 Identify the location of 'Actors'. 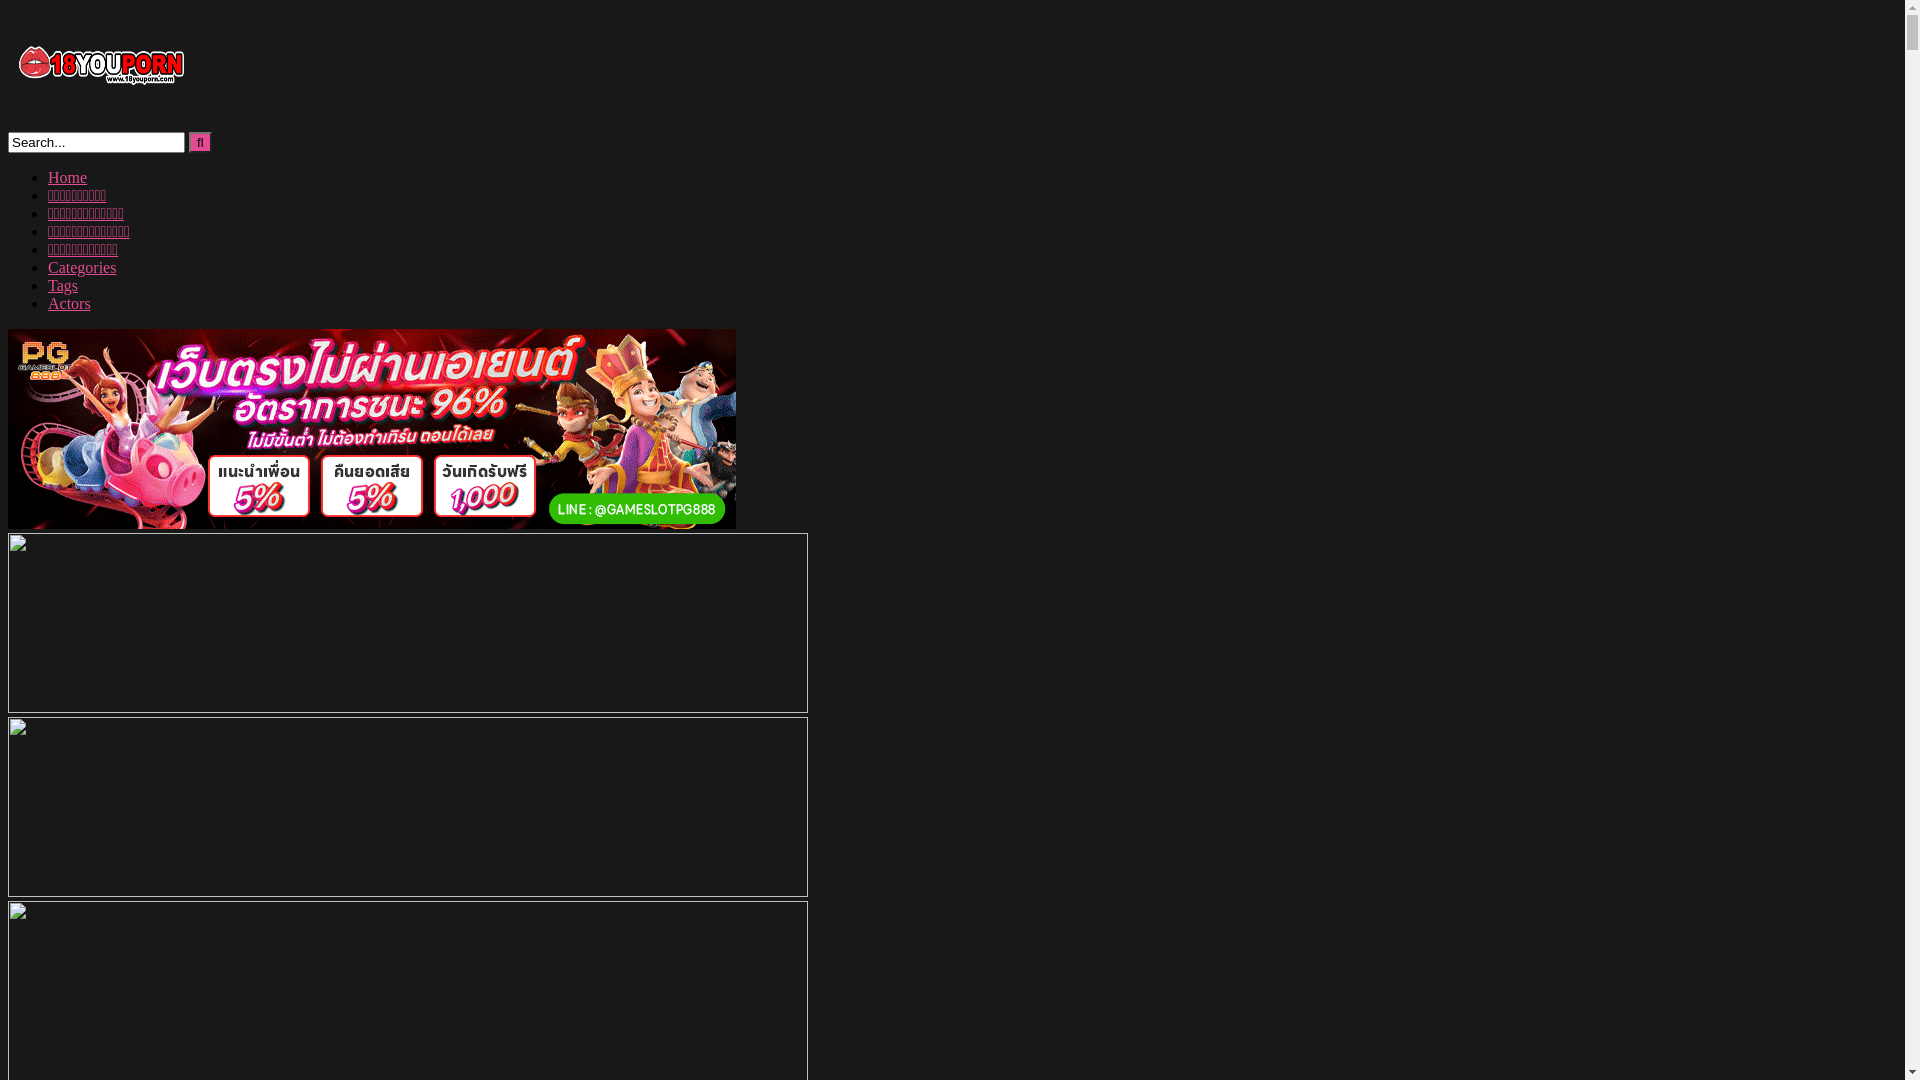
(69, 303).